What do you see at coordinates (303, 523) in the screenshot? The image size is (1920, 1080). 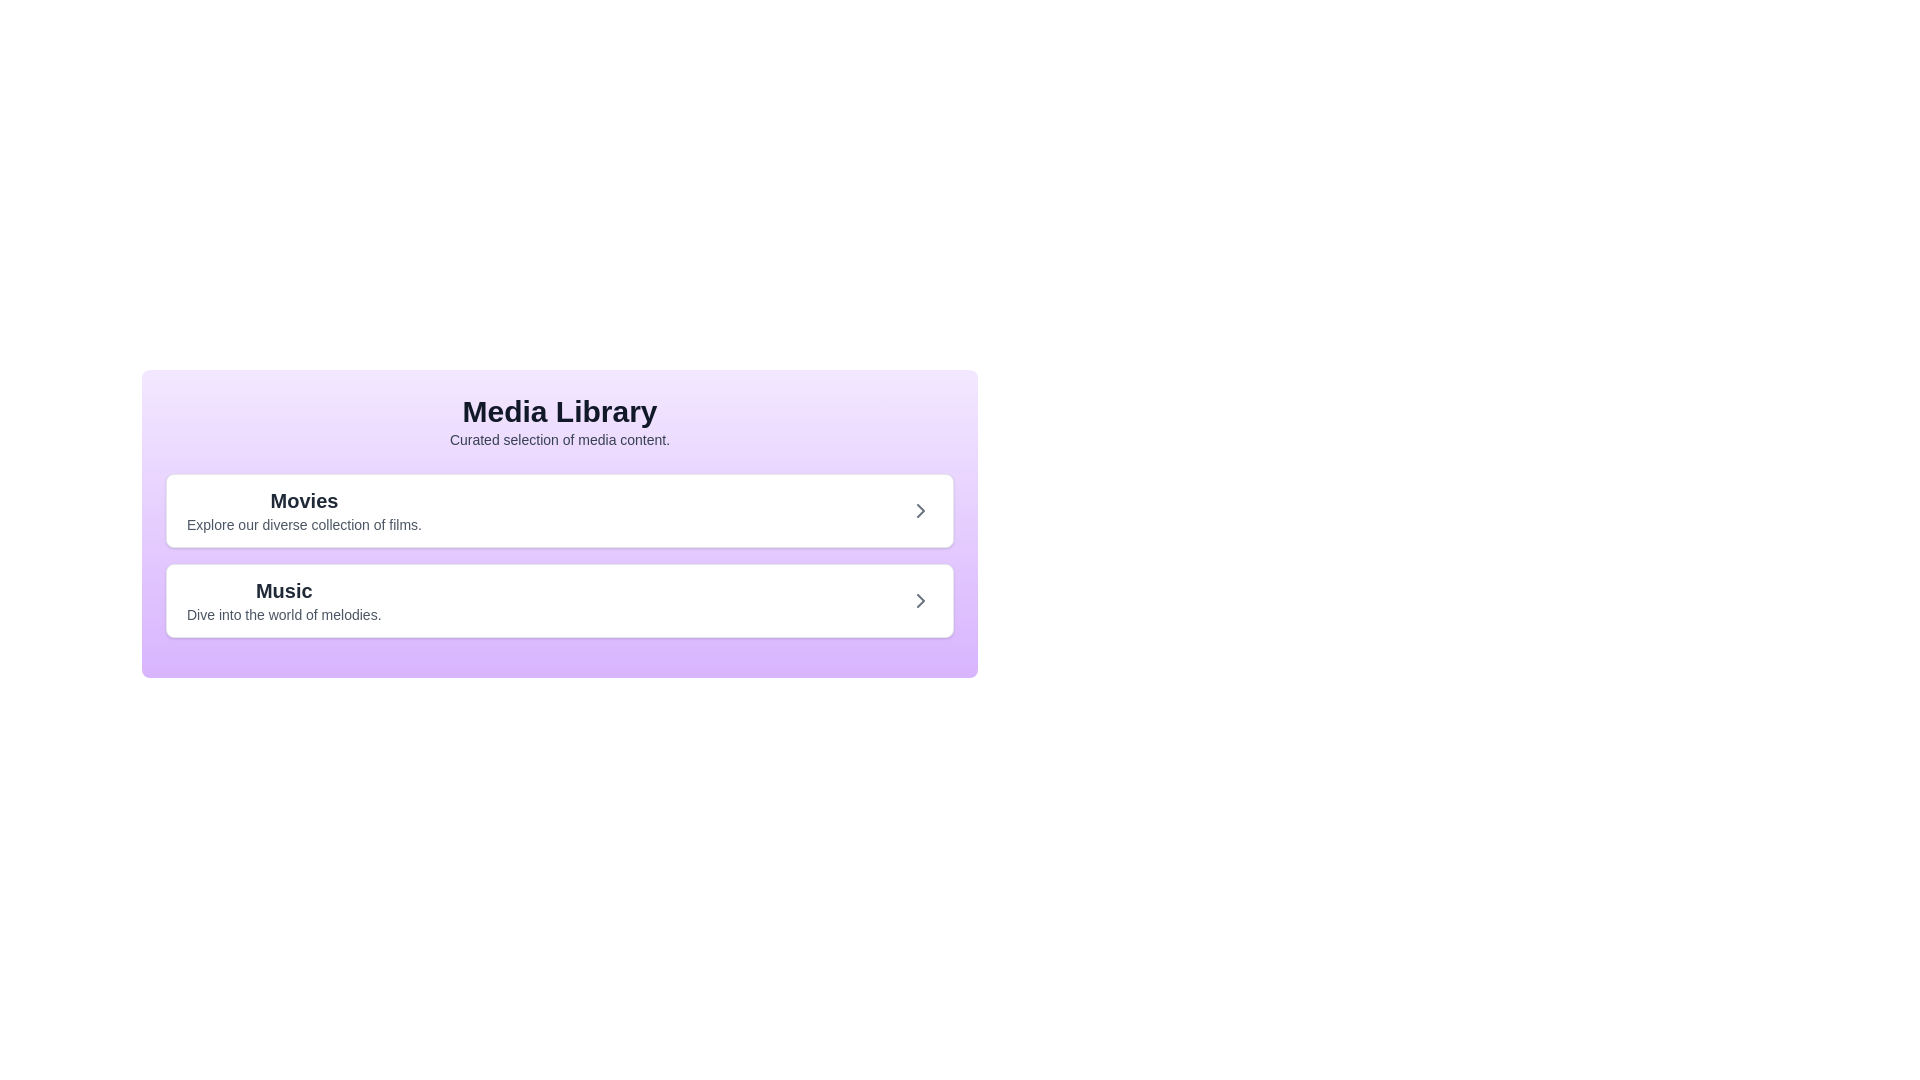 I see `the text label displaying 'Explore our diverse collection of films.' located below the 'Movies' heading in the 'Media Library' interface` at bounding box center [303, 523].